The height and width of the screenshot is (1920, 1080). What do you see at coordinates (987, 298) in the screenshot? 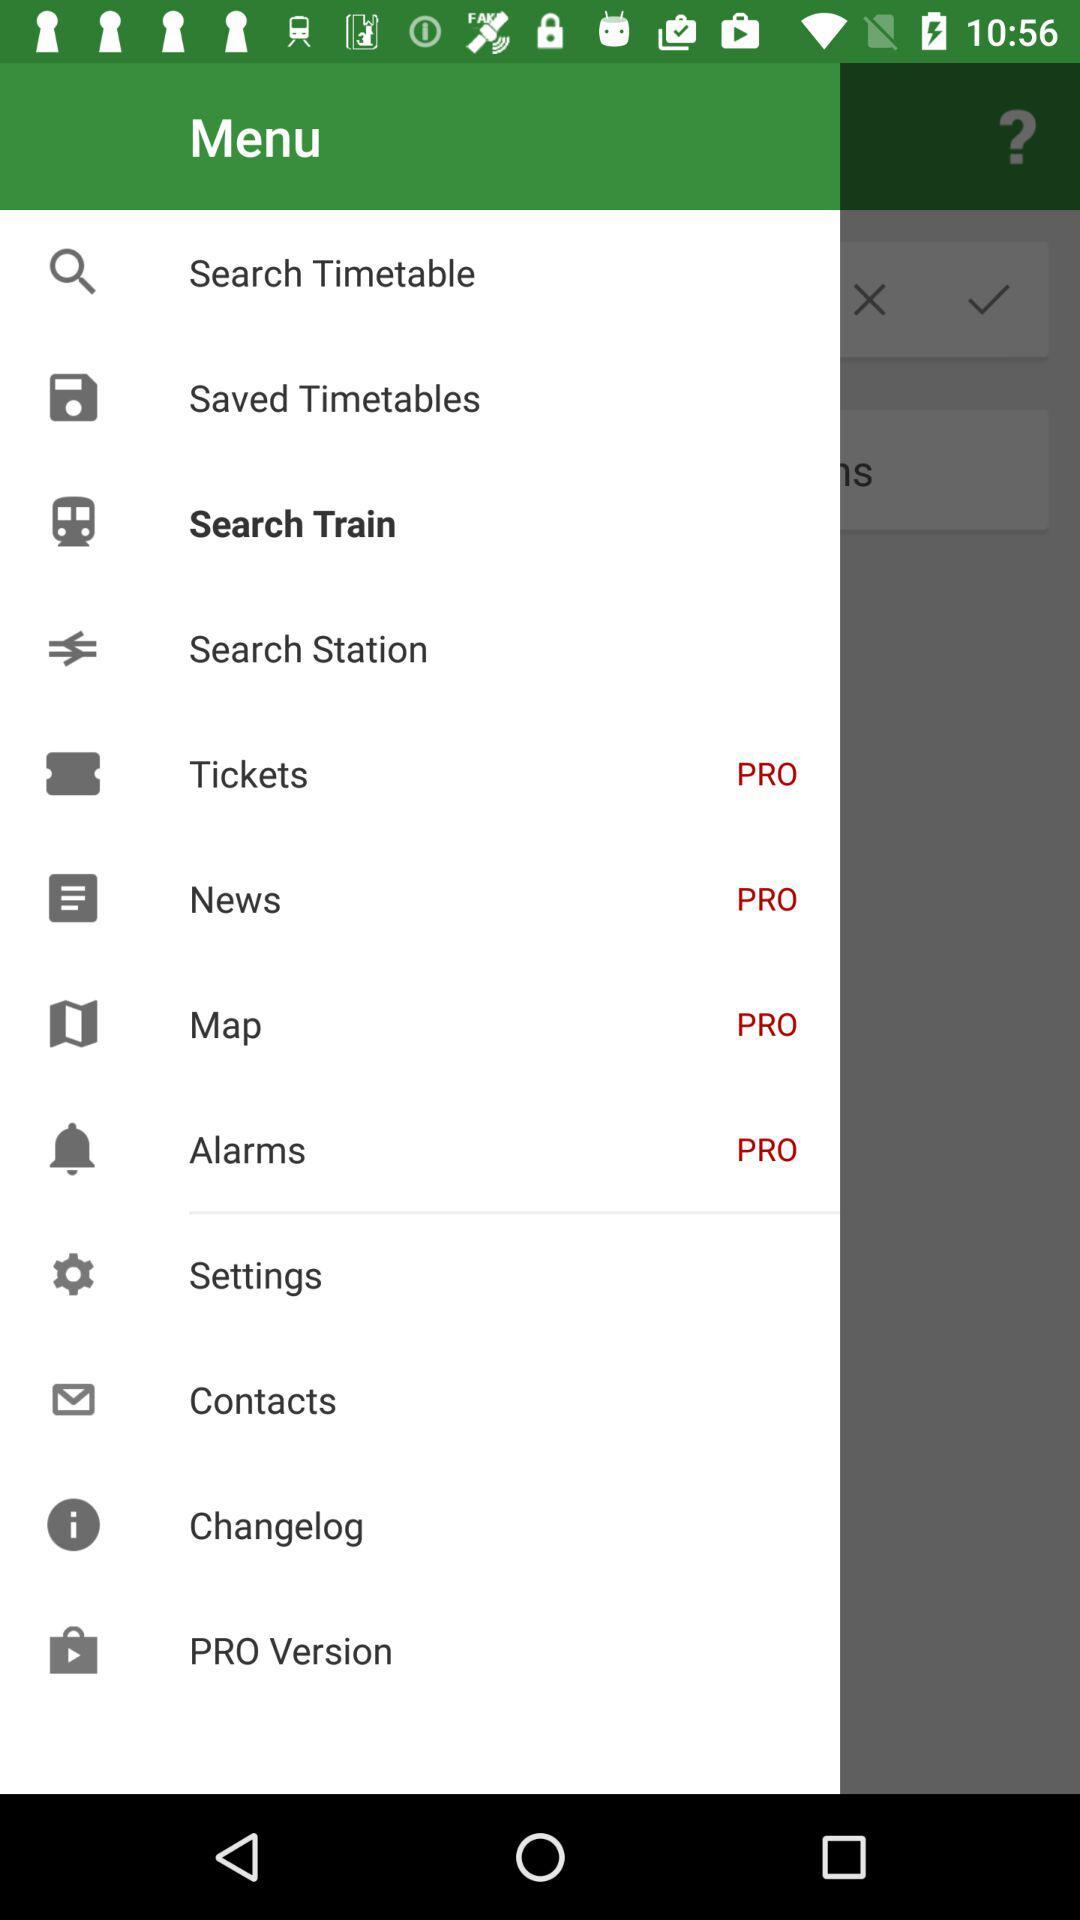
I see `the check icon` at bounding box center [987, 298].